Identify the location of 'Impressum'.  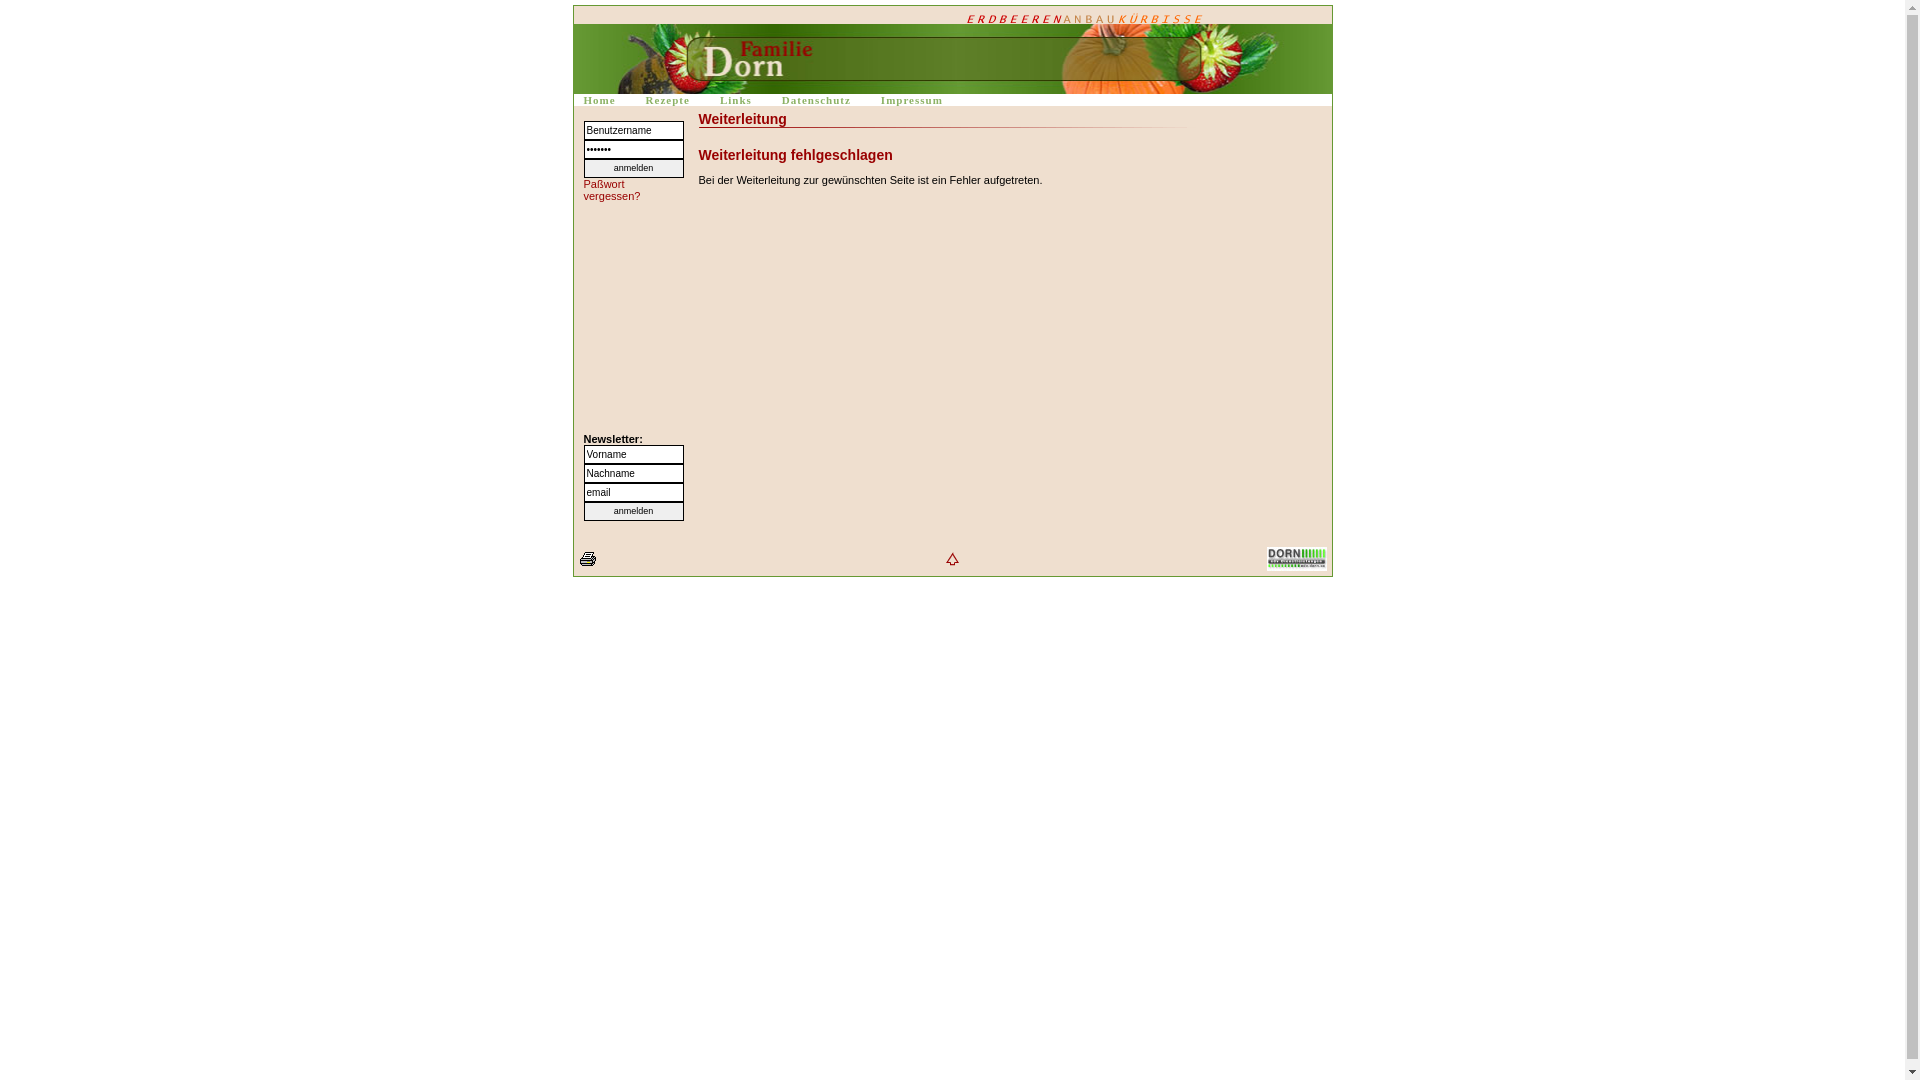
(911, 100).